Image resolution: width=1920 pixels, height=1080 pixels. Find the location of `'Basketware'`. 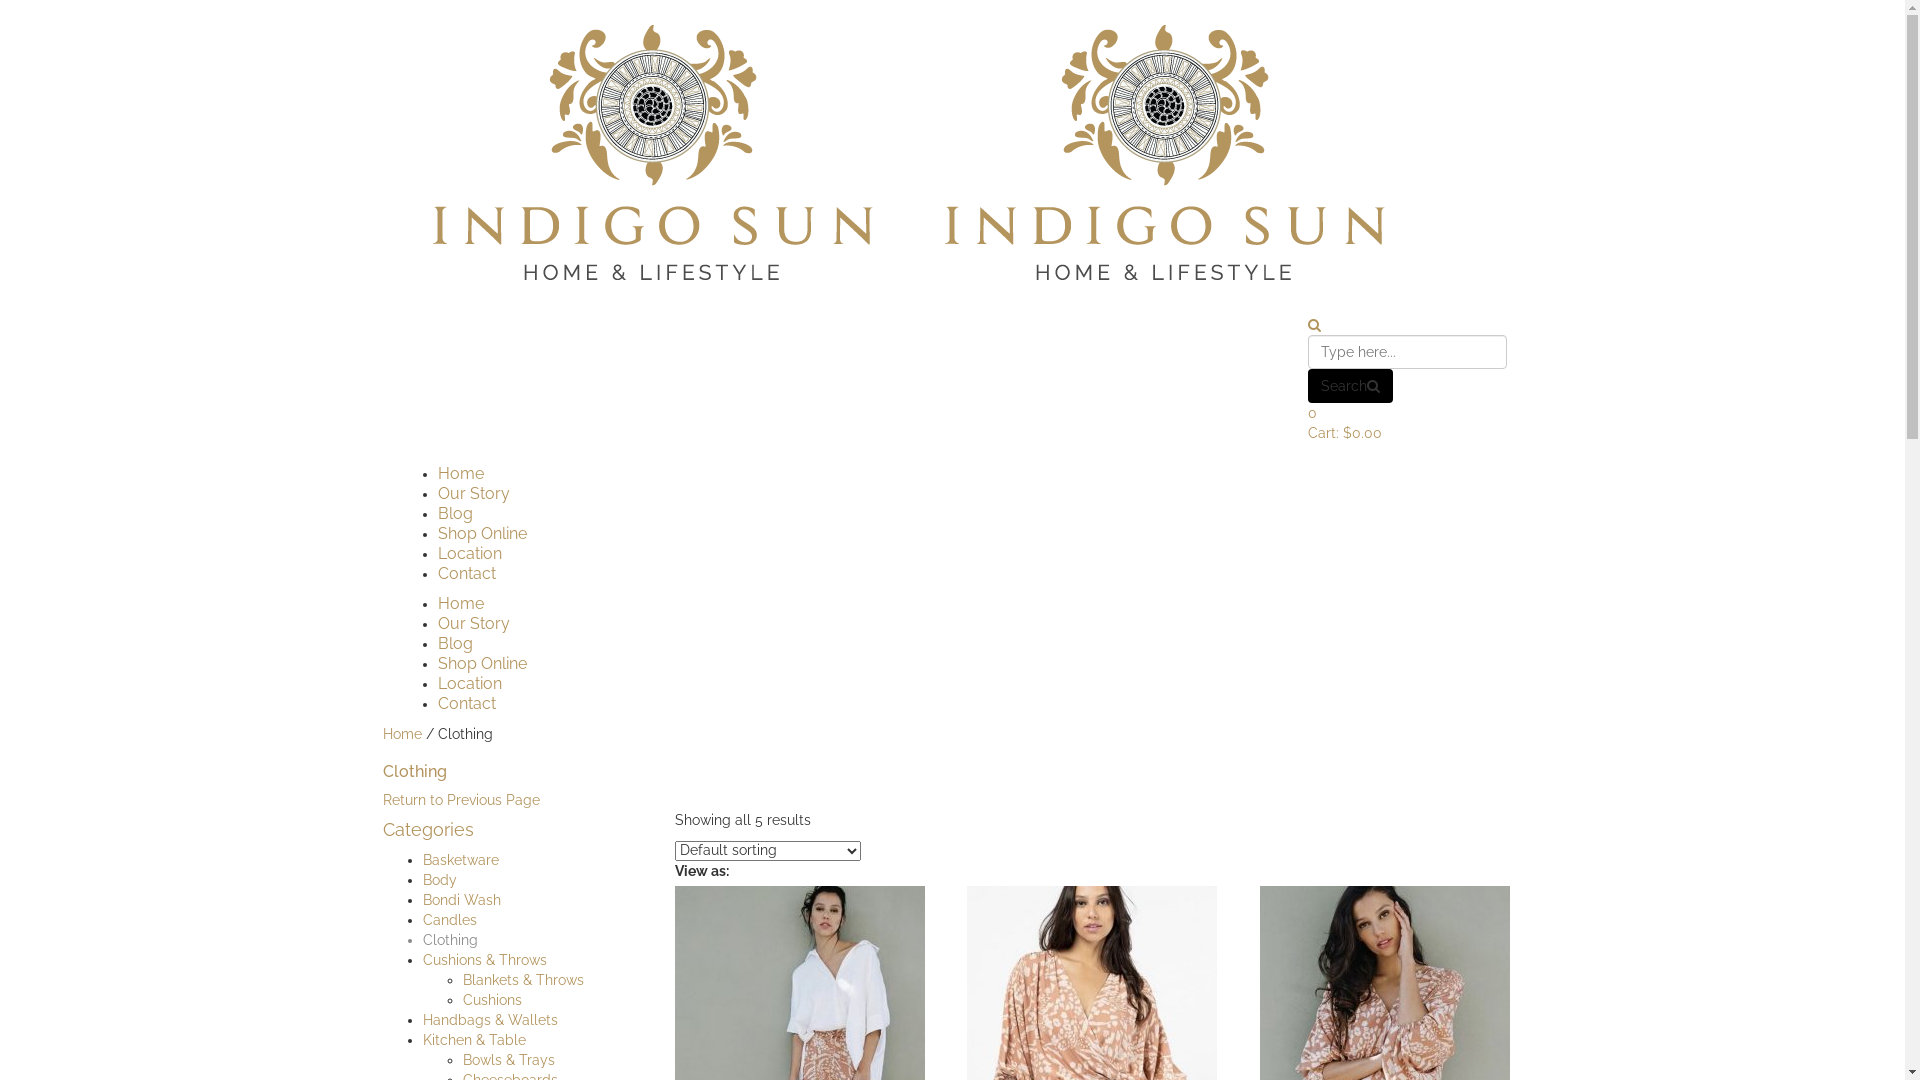

'Basketware' is located at coordinates (421, 859).